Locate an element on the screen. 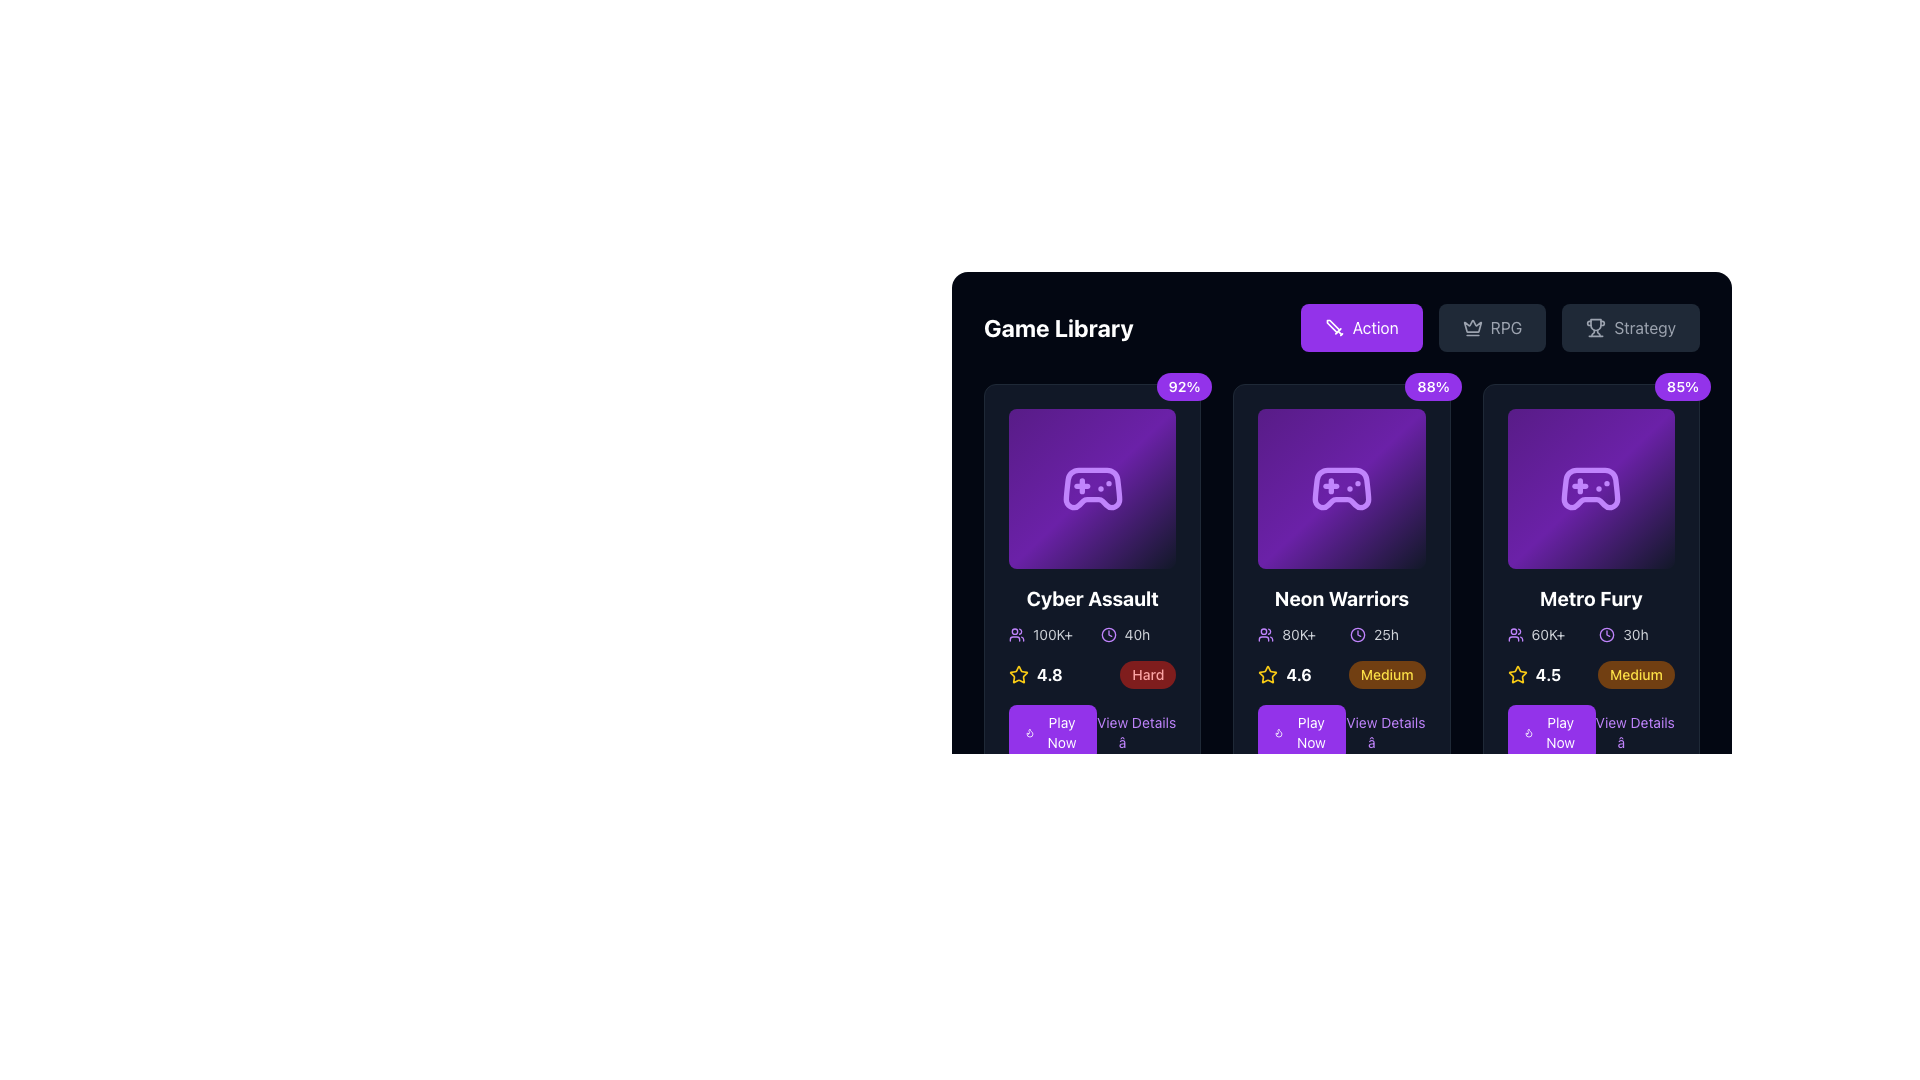 The height and width of the screenshot is (1080, 1920). text content of the title label located in the center of the game card layout, positioned below the gamepad graphic and above the player and playtime indicators is located at coordinates (1091, 597).